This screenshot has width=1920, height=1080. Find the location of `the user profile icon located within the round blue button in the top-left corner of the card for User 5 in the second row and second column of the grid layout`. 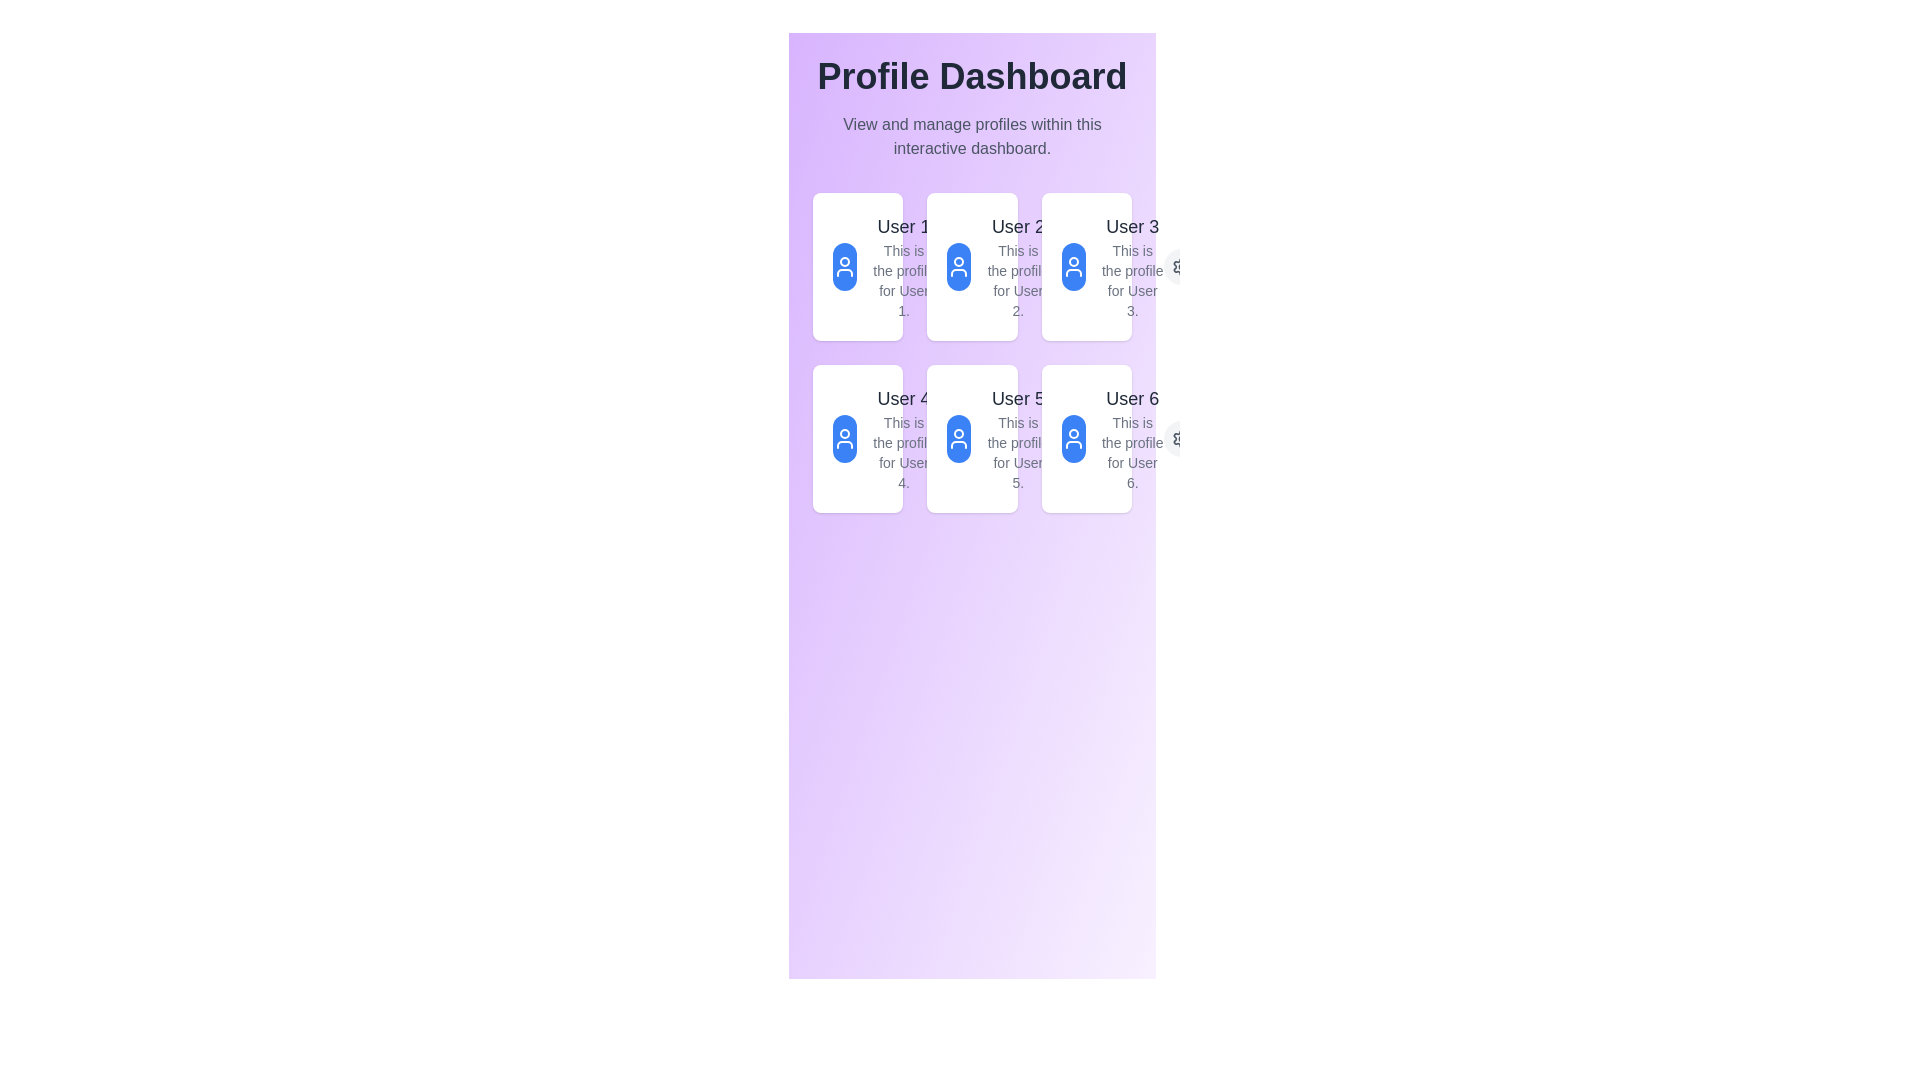

the user profile icon located within the round blue button in the top-left corner of the card for User 5 in the second row and second column of the grid layout is located at coordinates (1072, 438).